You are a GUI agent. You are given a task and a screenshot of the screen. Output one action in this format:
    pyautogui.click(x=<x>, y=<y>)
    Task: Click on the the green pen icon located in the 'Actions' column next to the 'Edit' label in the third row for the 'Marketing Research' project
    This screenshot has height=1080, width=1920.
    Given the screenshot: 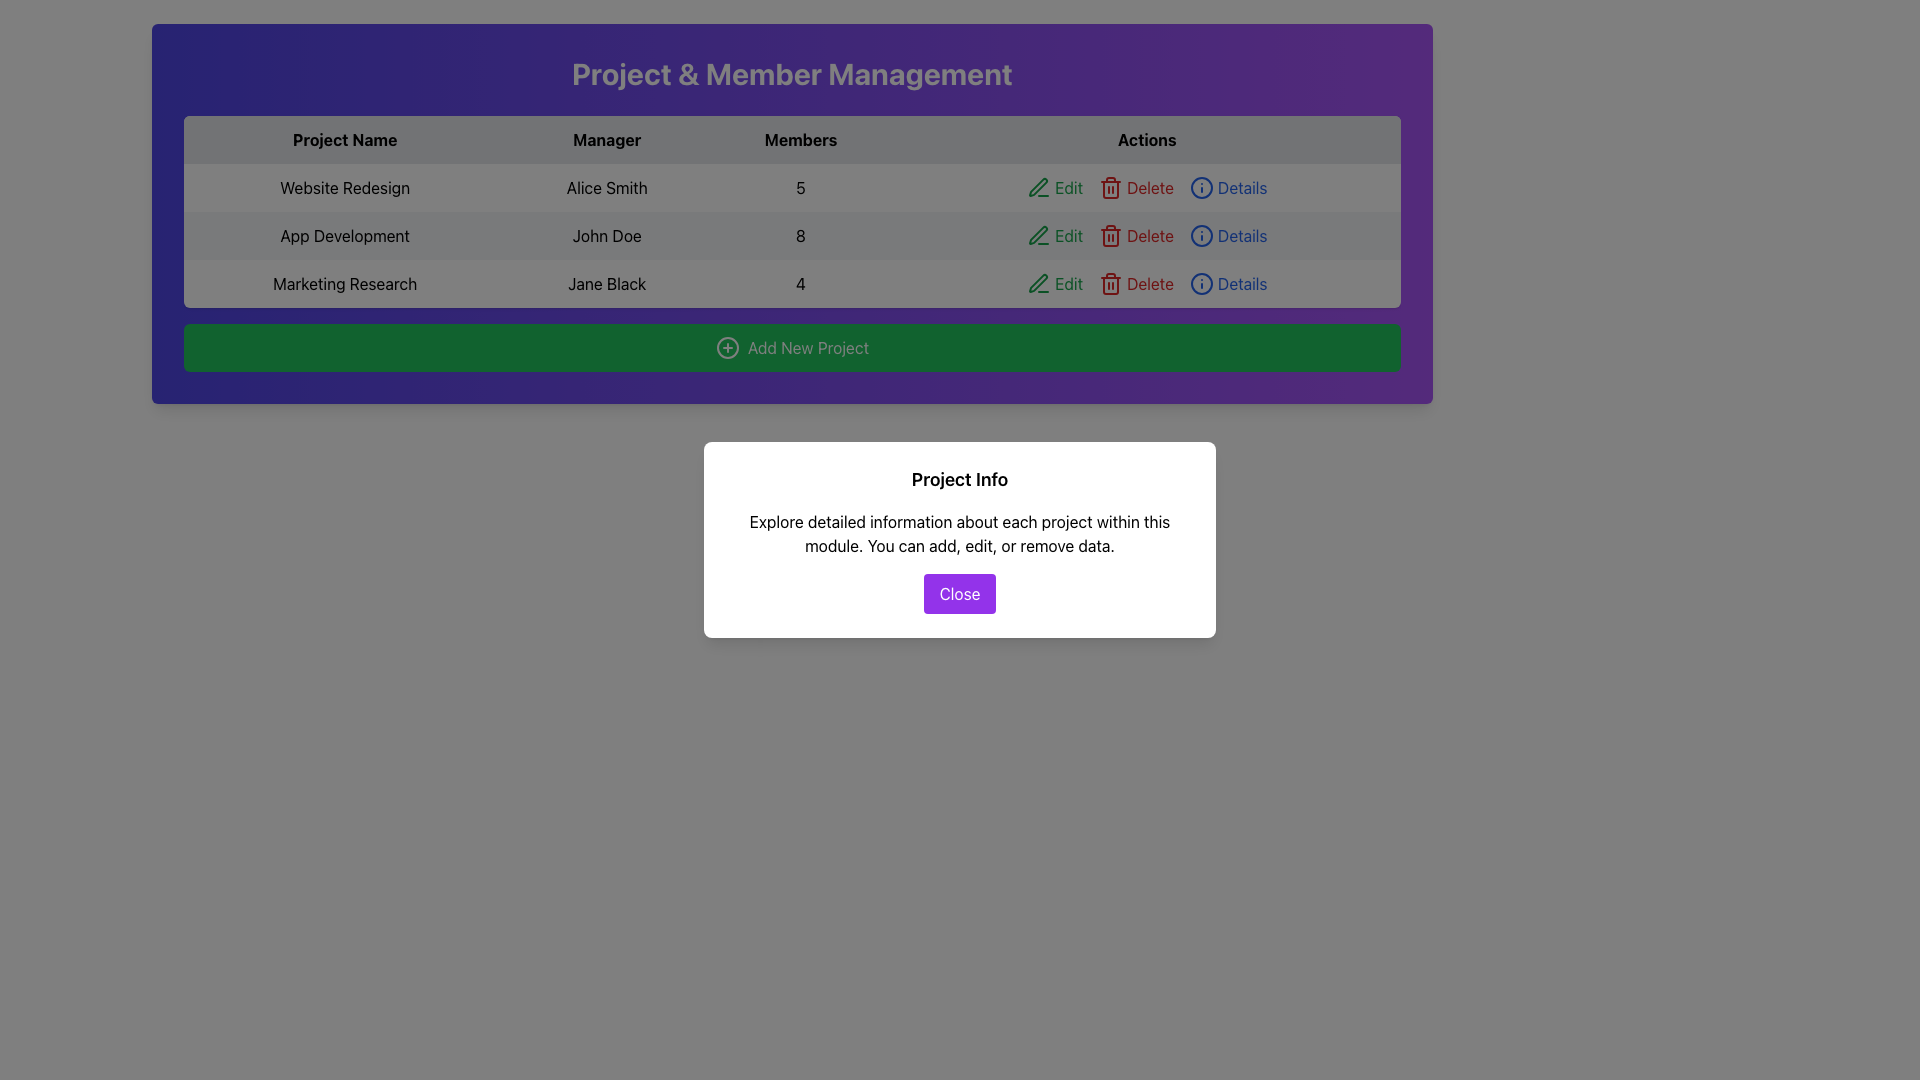 What is the action you would take?
    pyautogui.click(x=1039, y=284)
    